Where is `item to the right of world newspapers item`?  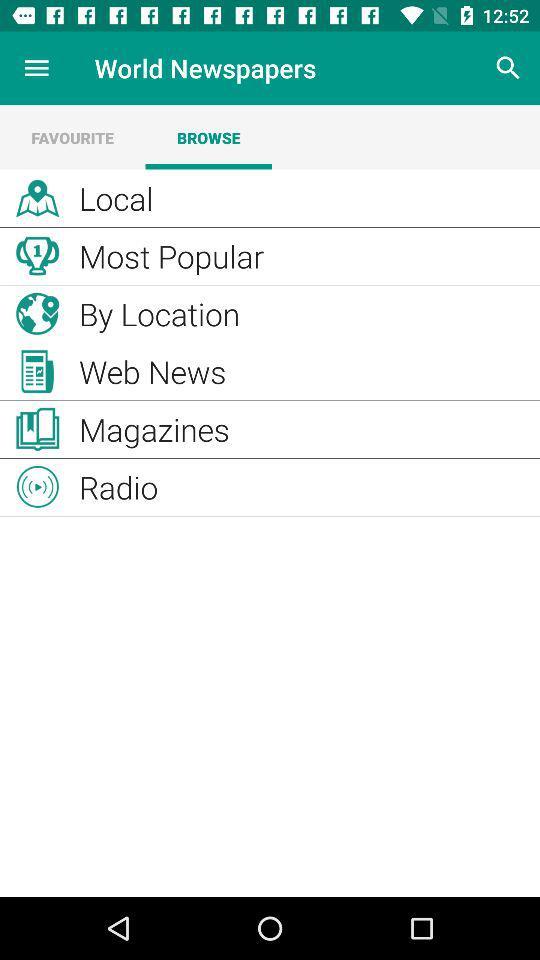
item to the right of world newspapers item is located at coordinates (508, 68).